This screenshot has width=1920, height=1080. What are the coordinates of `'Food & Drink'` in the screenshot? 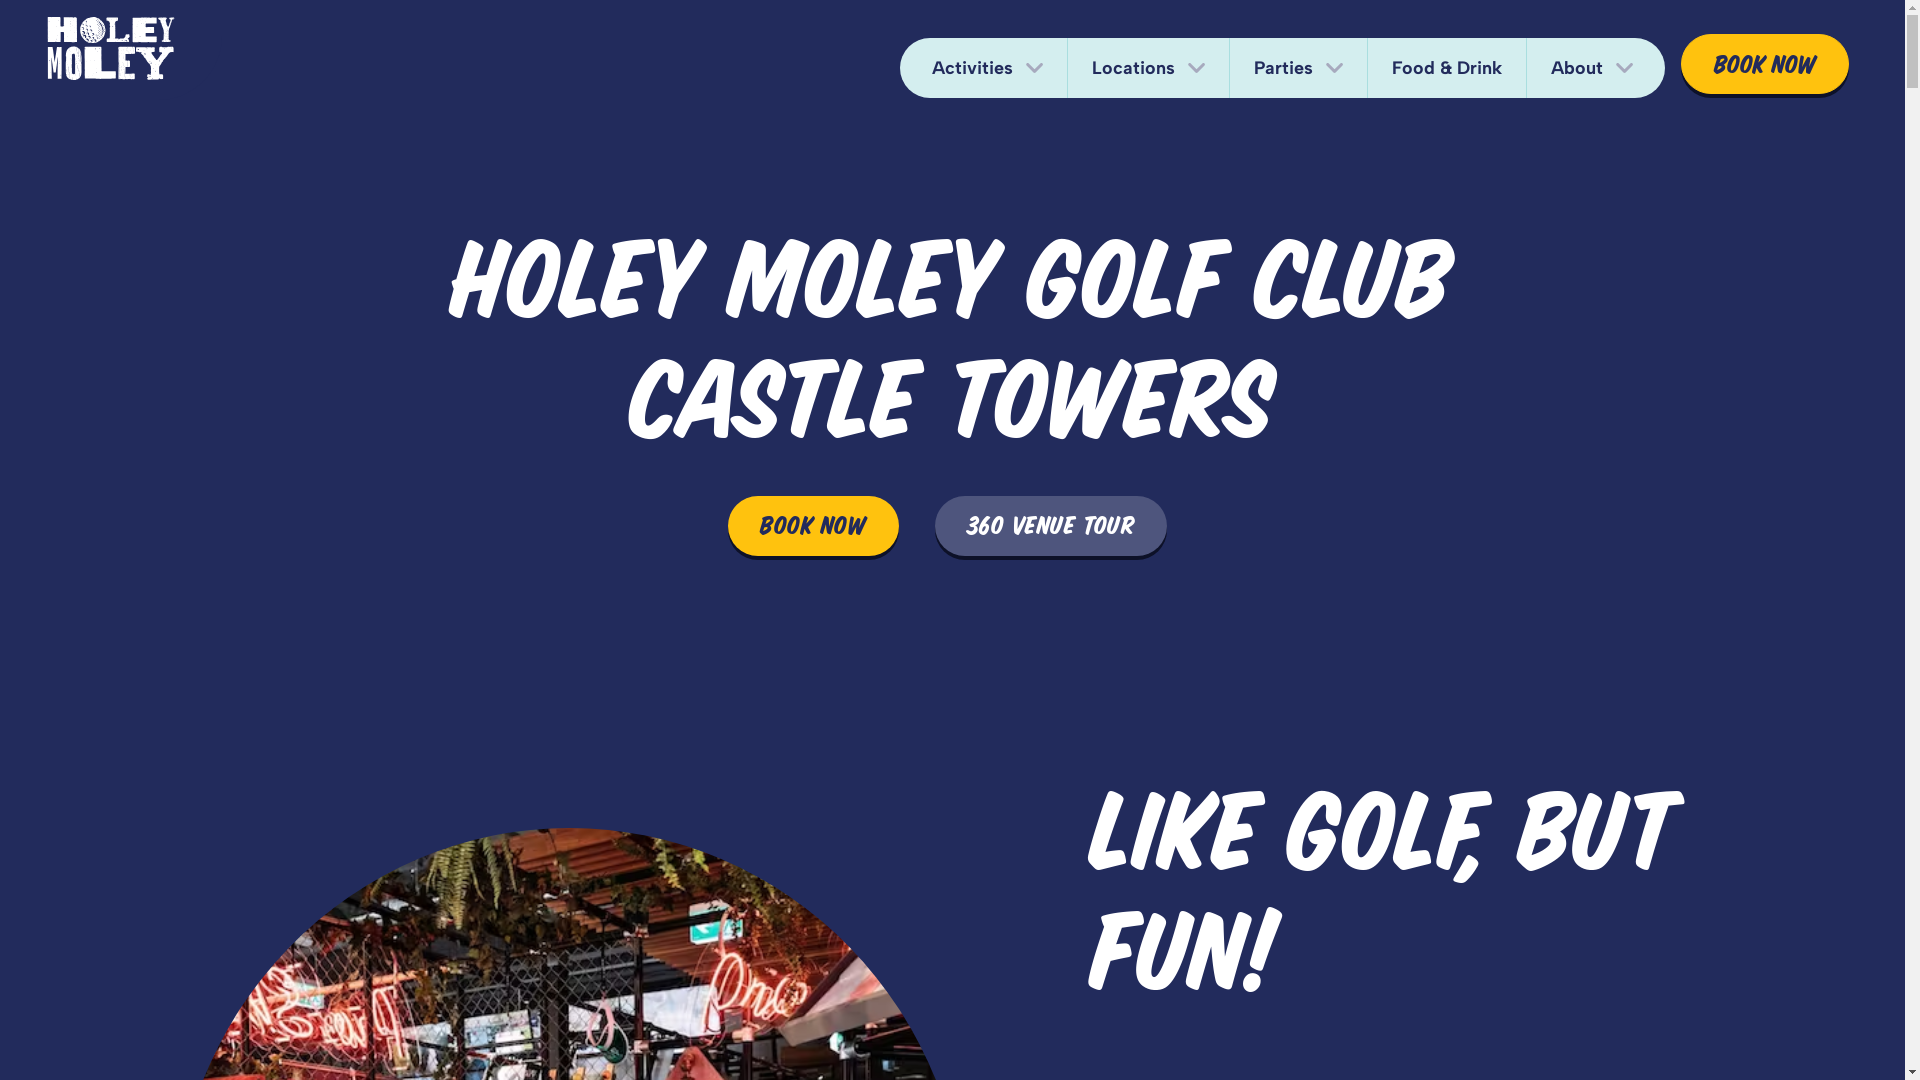 It's located at (1446, 67).